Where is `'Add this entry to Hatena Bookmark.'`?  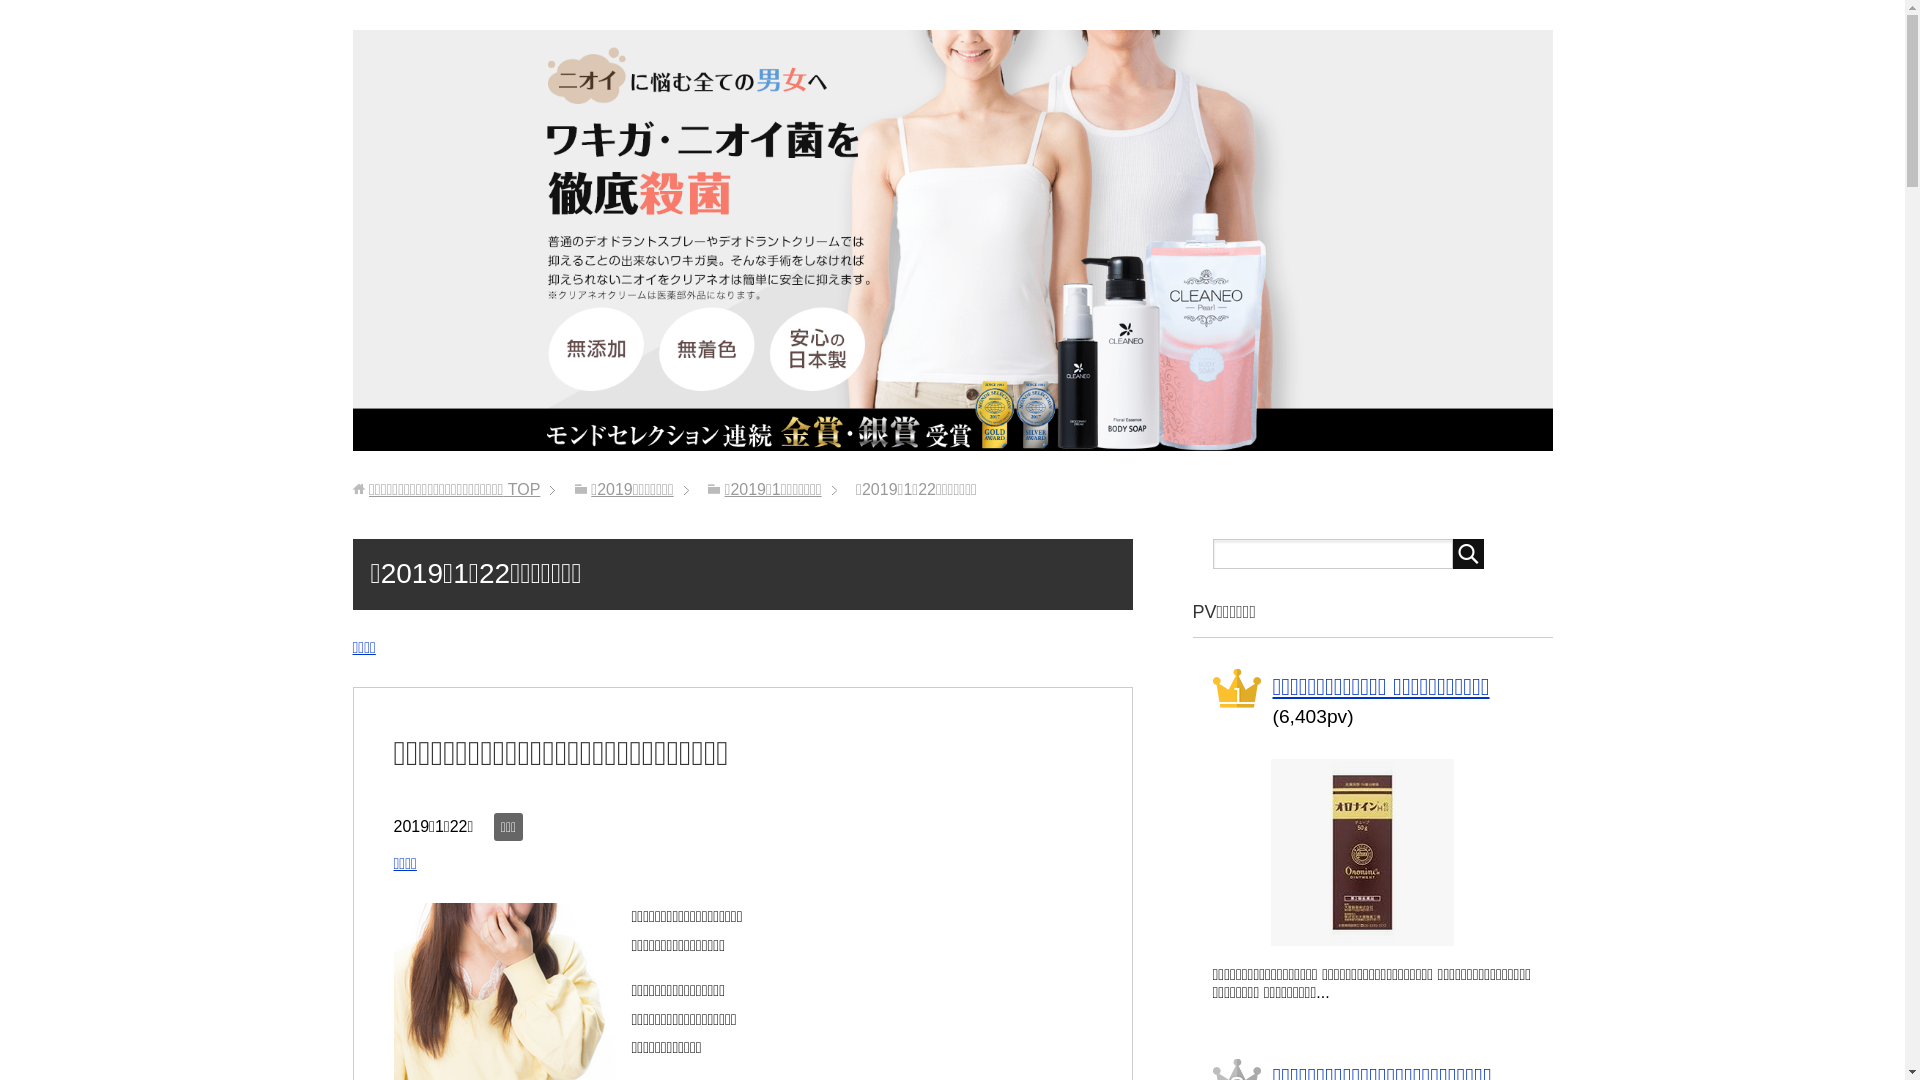
'Add this entry to Hatena Bookmark.' is located at coordinates (418, 650).